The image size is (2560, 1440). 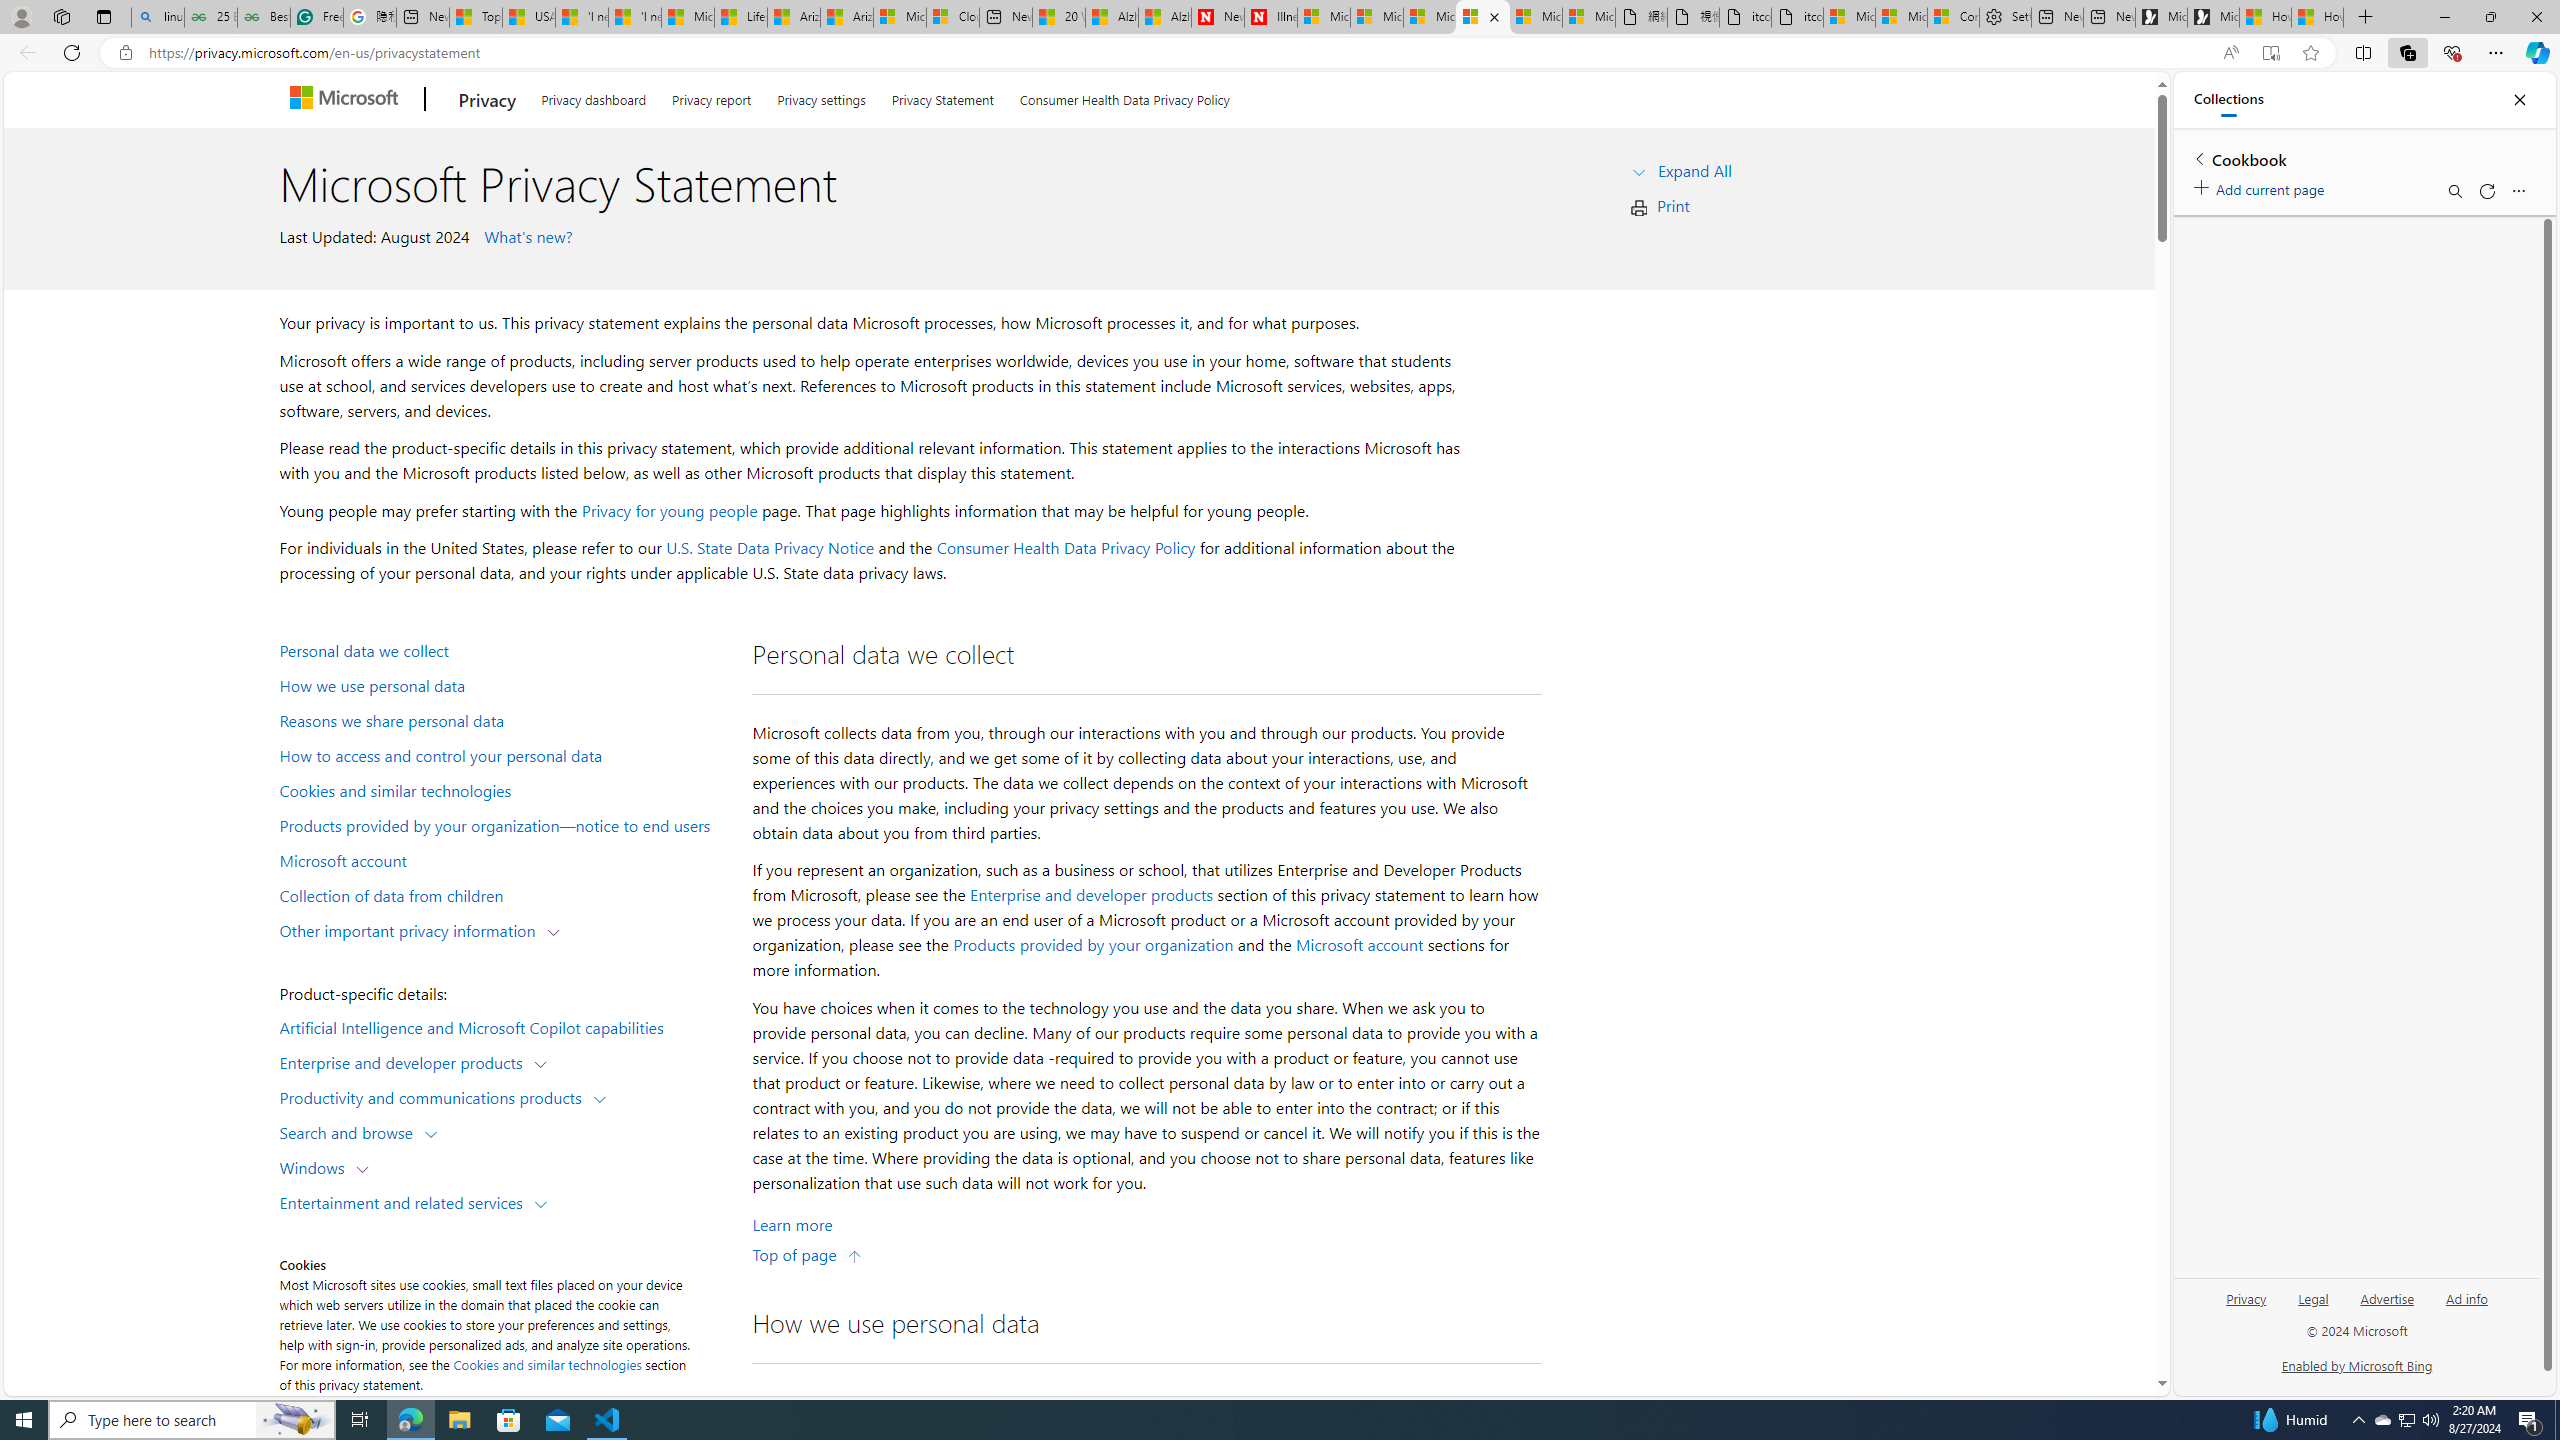 I want to click on 'Consumer Health Data Privacy Policy', so click(x=1065, y=547).